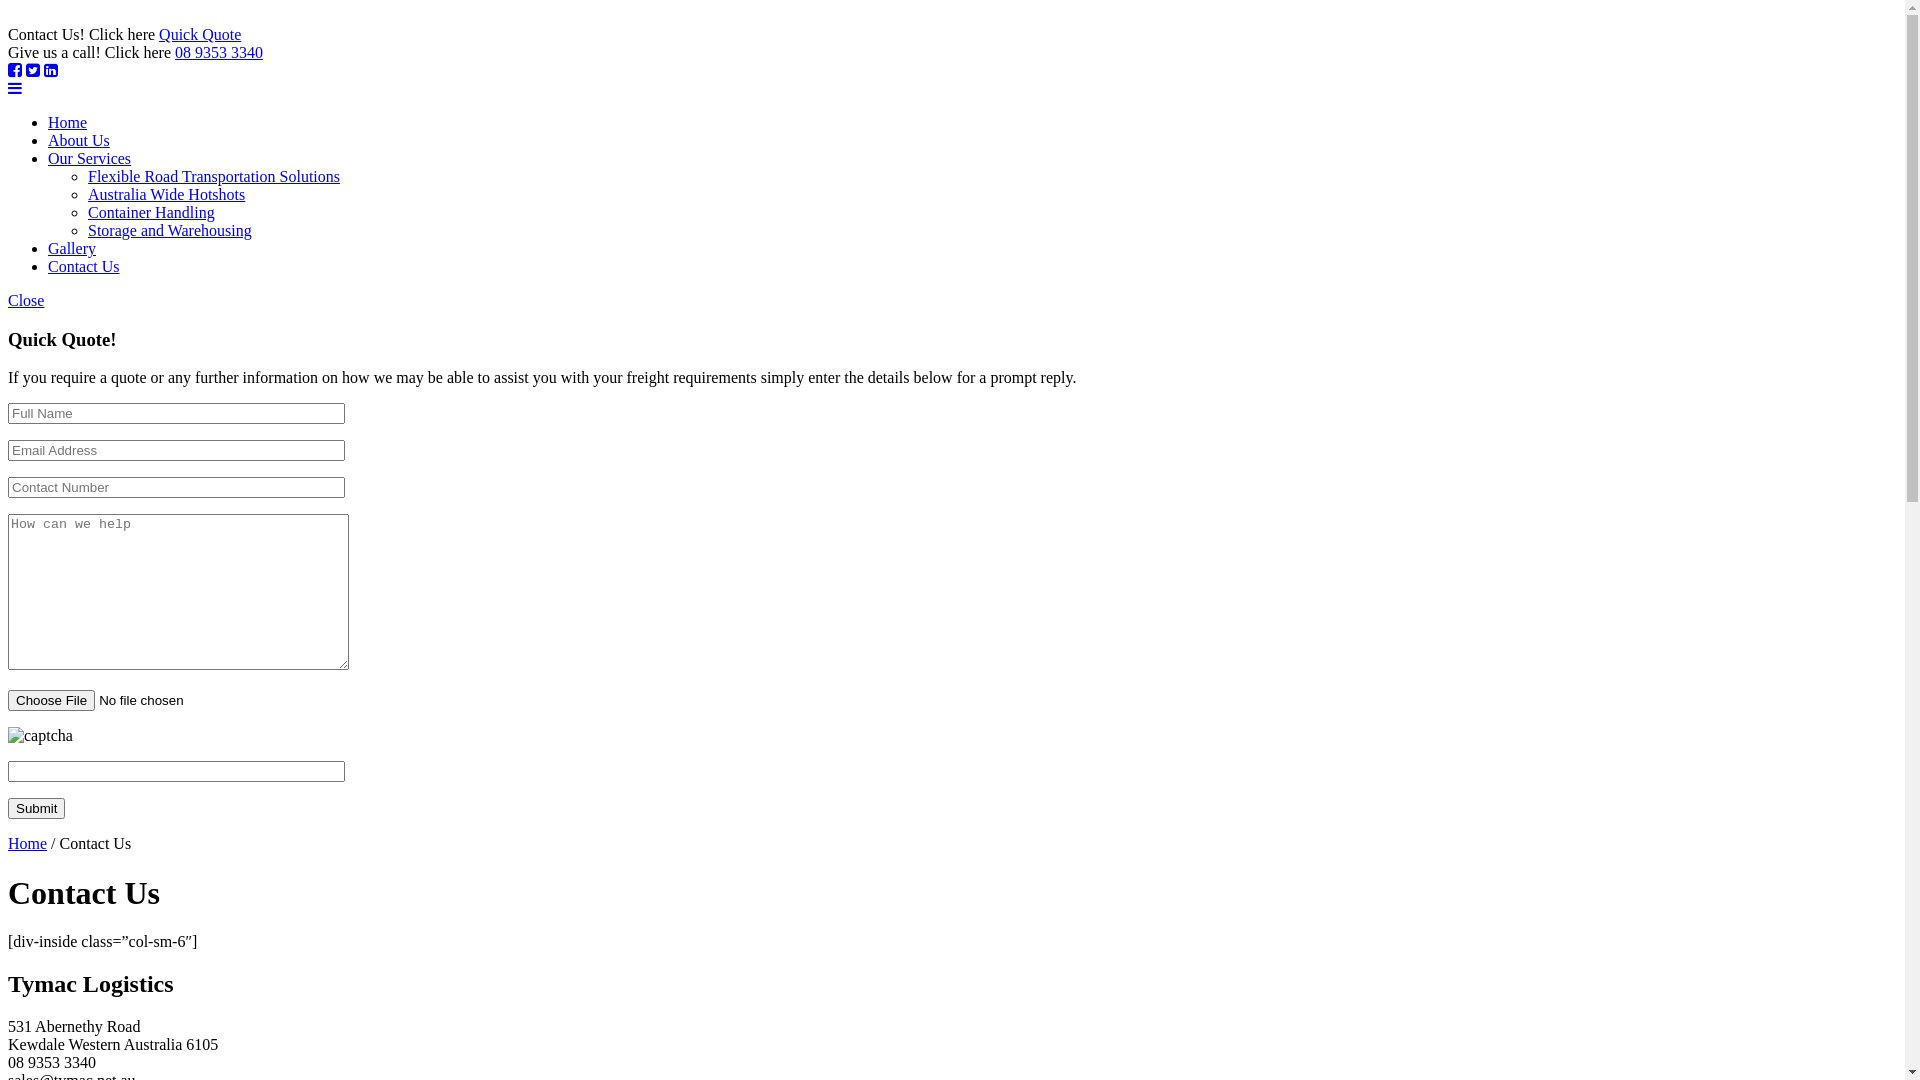 Image resolution: width=1920 pixels, height=1080 pixels. What do you see at coordinates (150, 212) in the screenshot?
I see `'Container Handling'` at bounding box center [150, 212].